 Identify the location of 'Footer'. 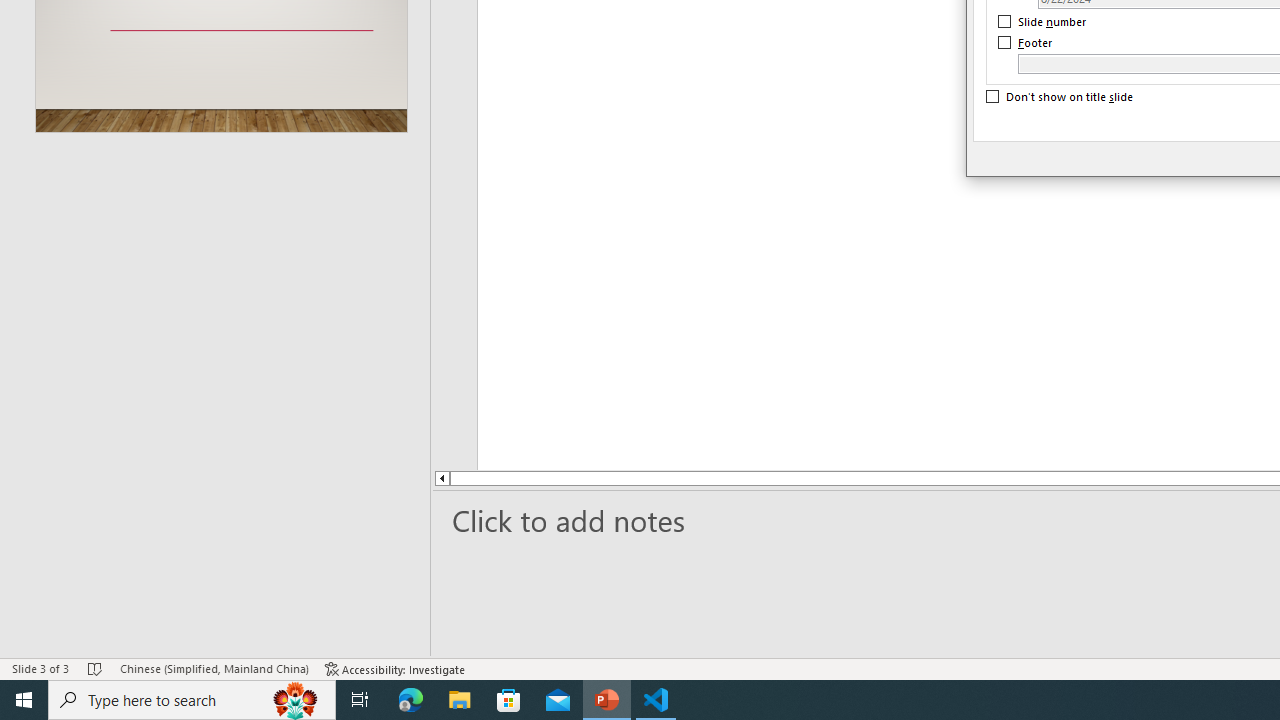
(1025, 43).